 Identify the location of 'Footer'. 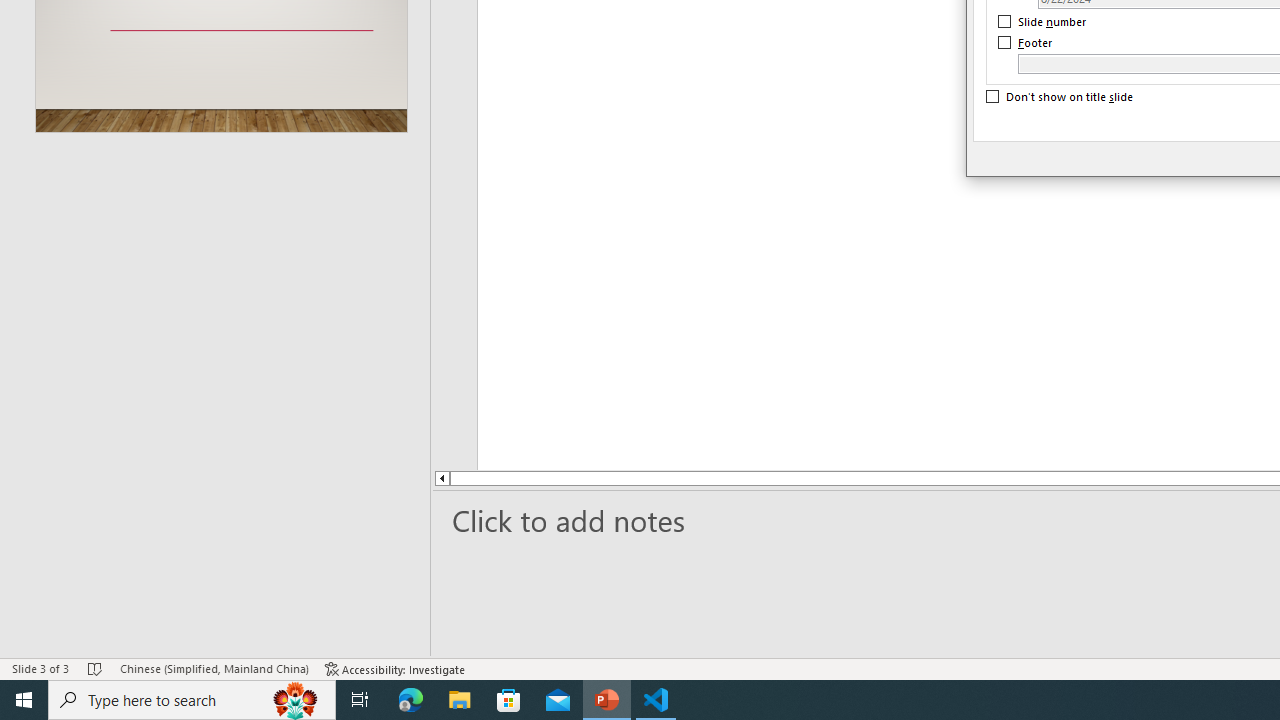
(1025, 43).